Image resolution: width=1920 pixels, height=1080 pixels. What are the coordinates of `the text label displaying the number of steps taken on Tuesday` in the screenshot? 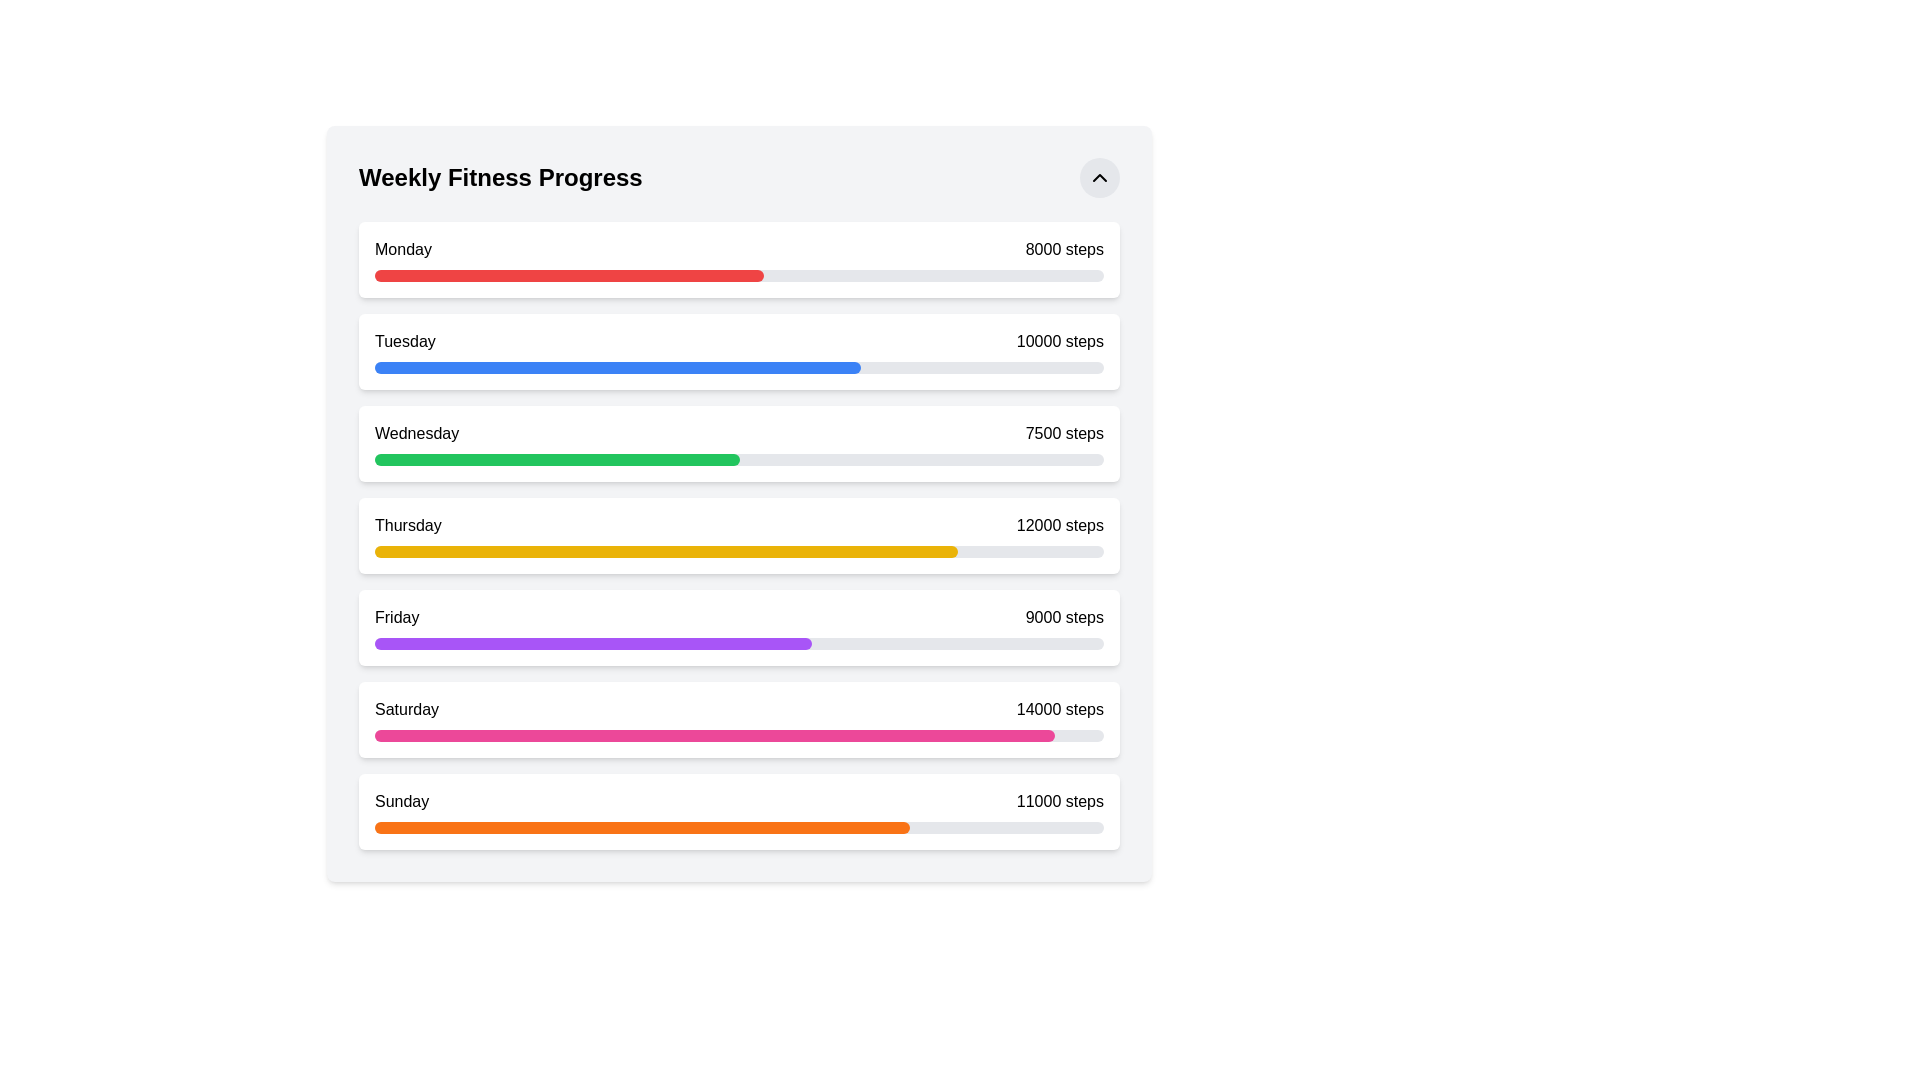 It's located at (1059, 341).